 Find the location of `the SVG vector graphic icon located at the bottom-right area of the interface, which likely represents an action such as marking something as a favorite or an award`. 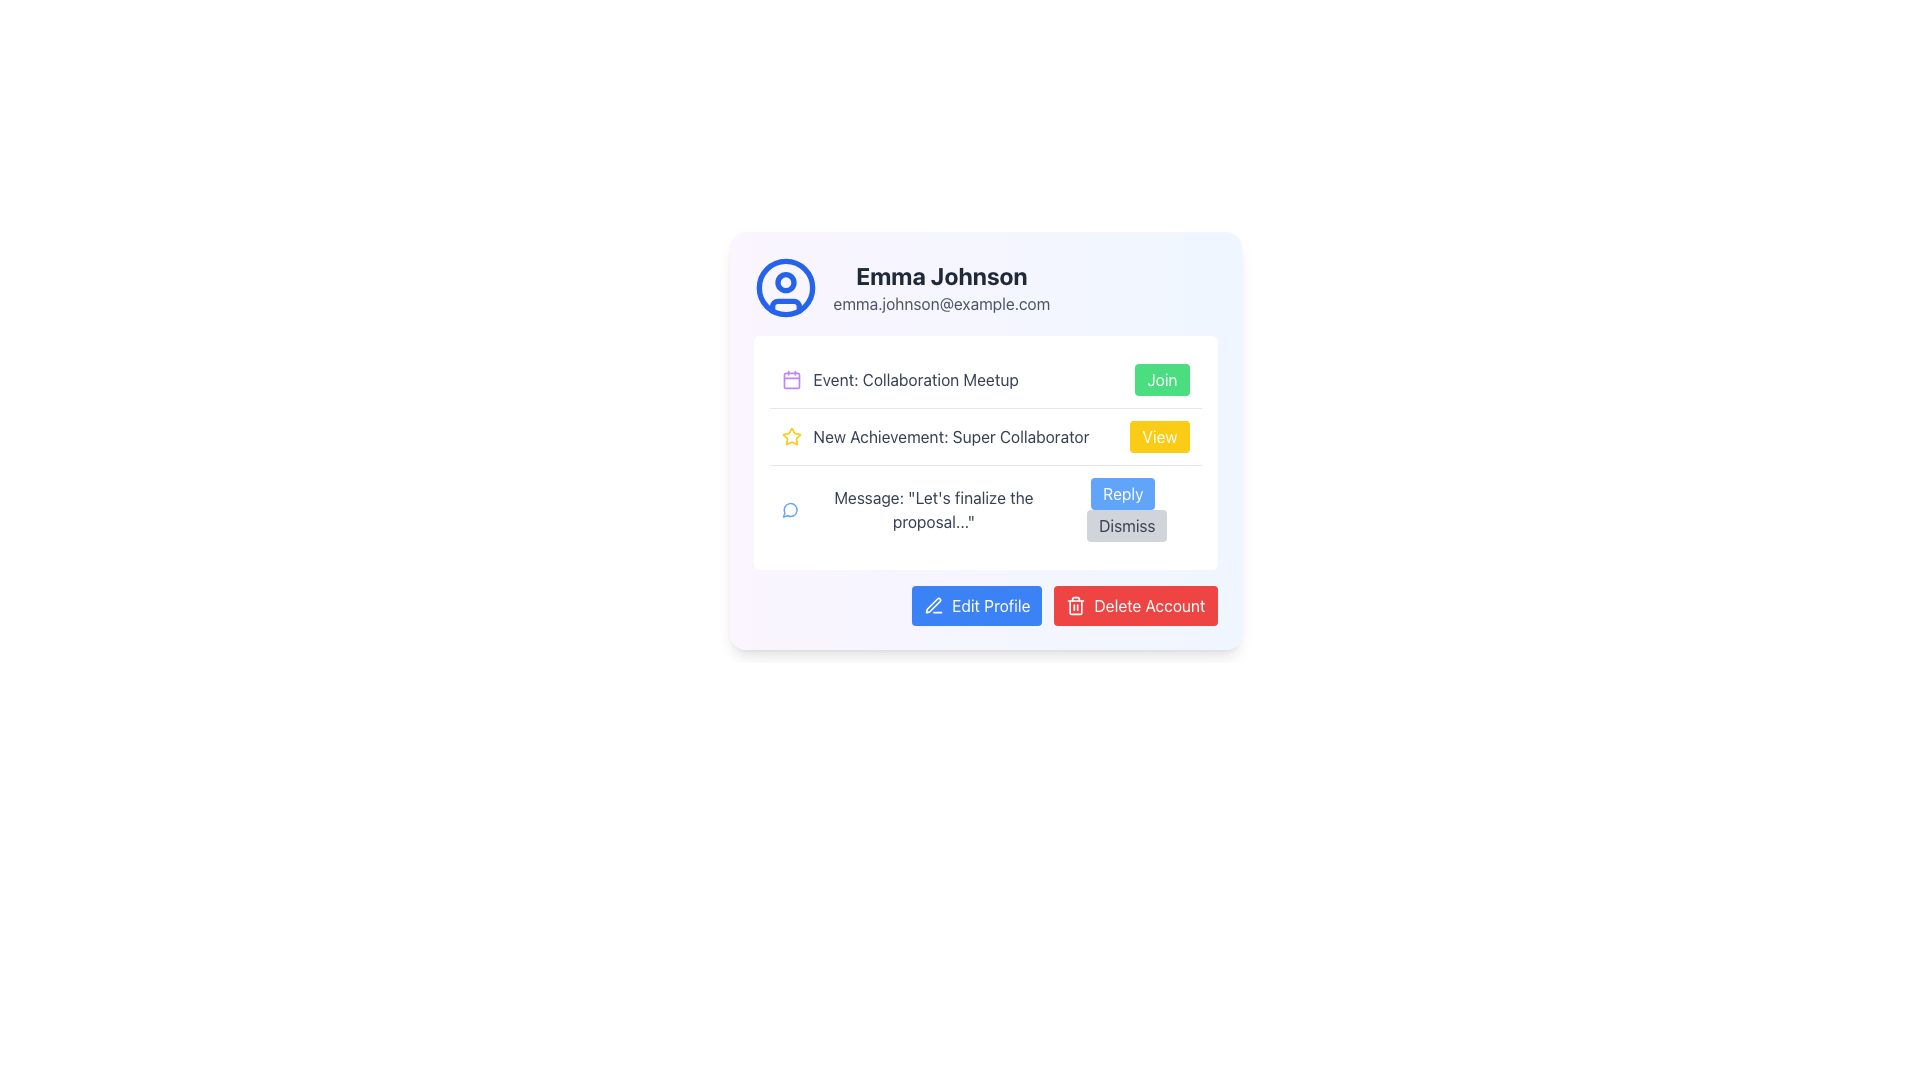

the SVG vector graphic icon located at the bottom-right area of the interface, which likely represents an action such as marking something as a favorite or an award is located at coordinates (790, 435).